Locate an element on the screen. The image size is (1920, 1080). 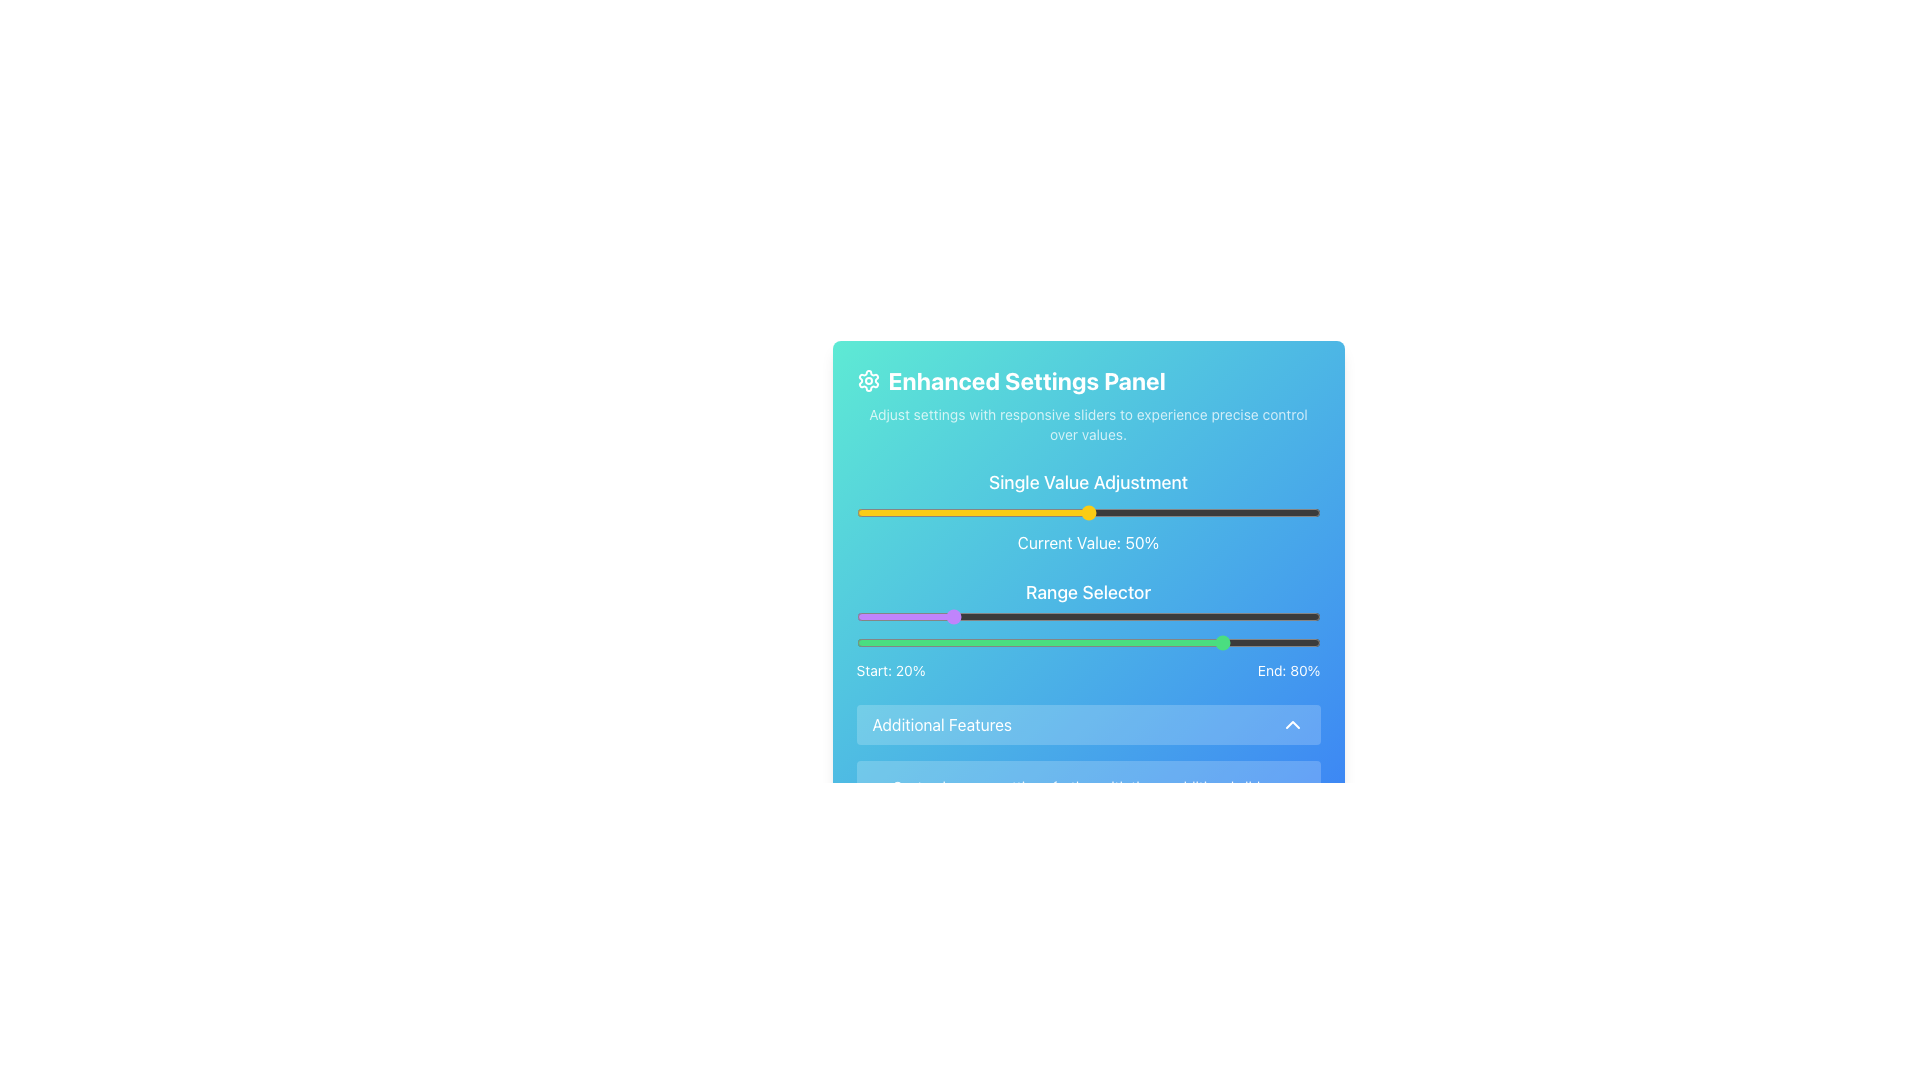
the slider is located at coordinates (1226, 643).